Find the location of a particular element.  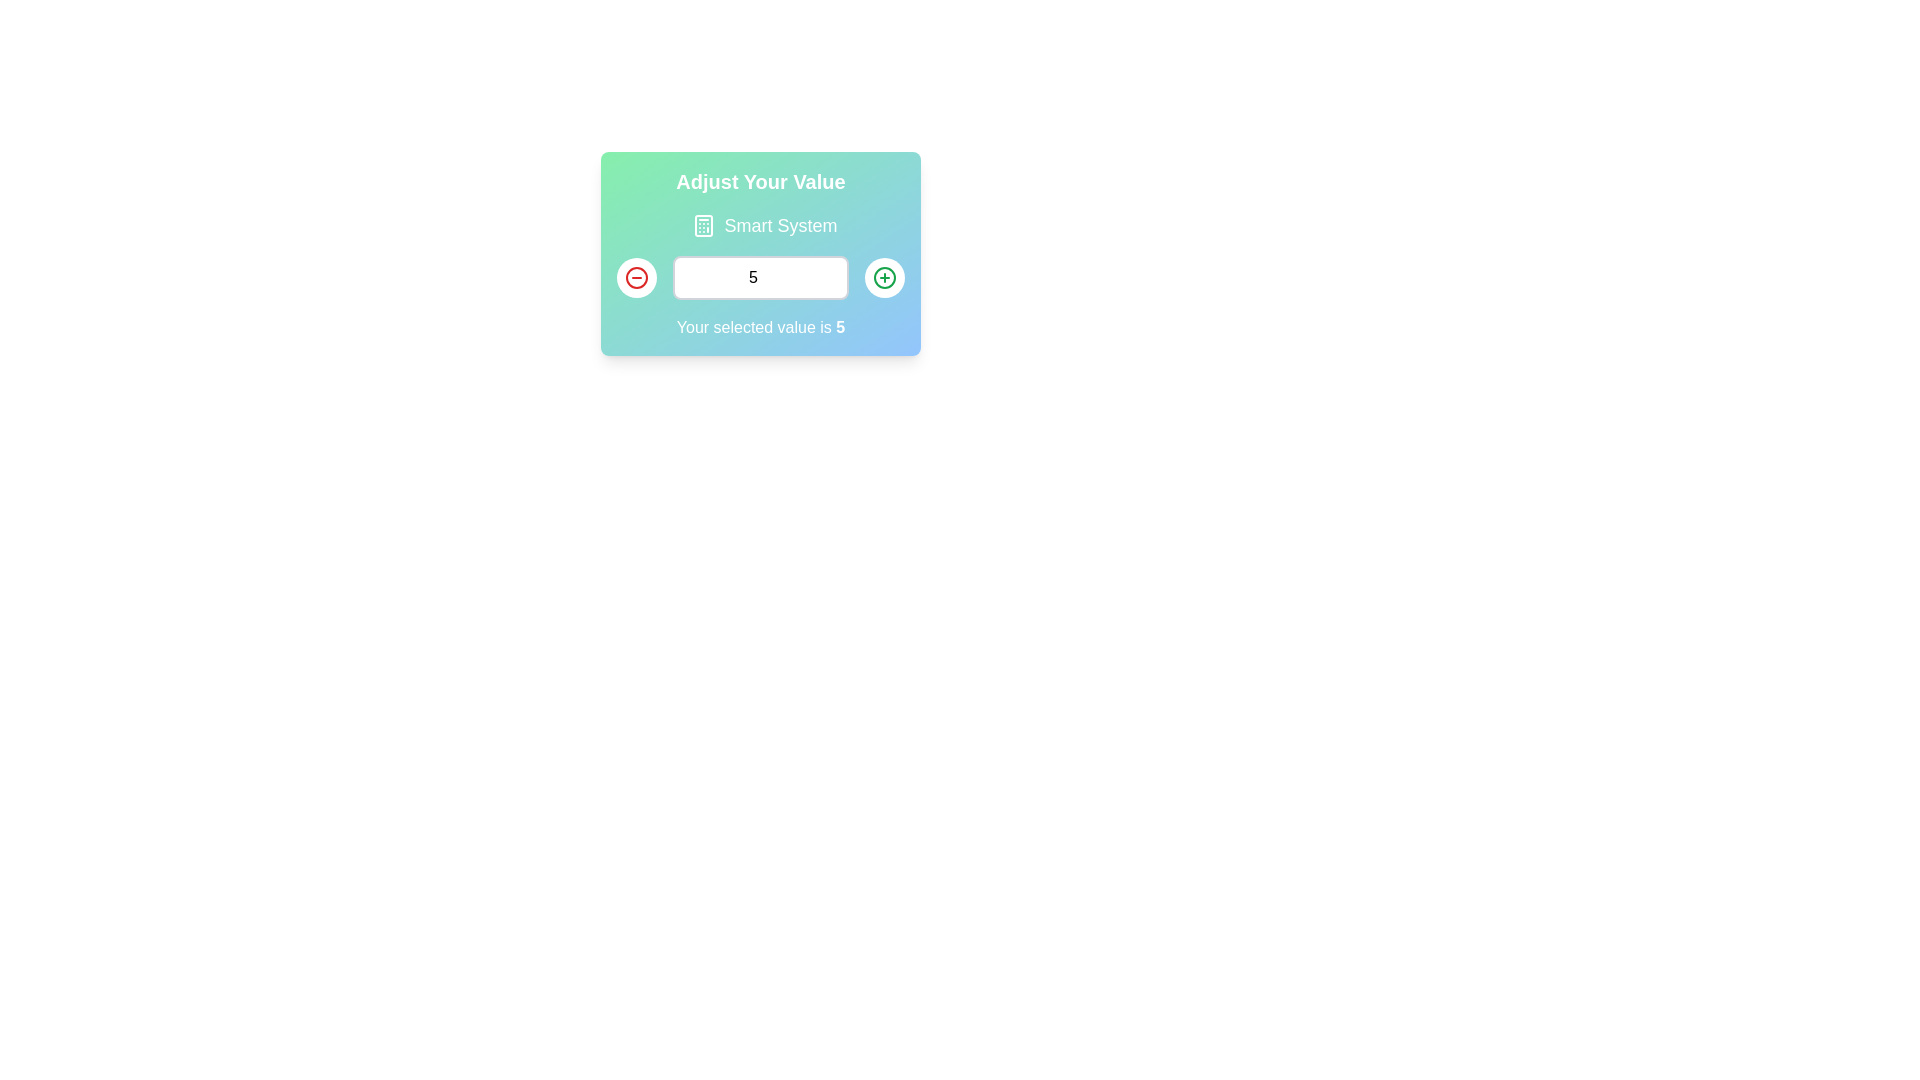

the increment button located to the right of the value input field in the lower right section of the interface panel is located at coordinates (883, 277).